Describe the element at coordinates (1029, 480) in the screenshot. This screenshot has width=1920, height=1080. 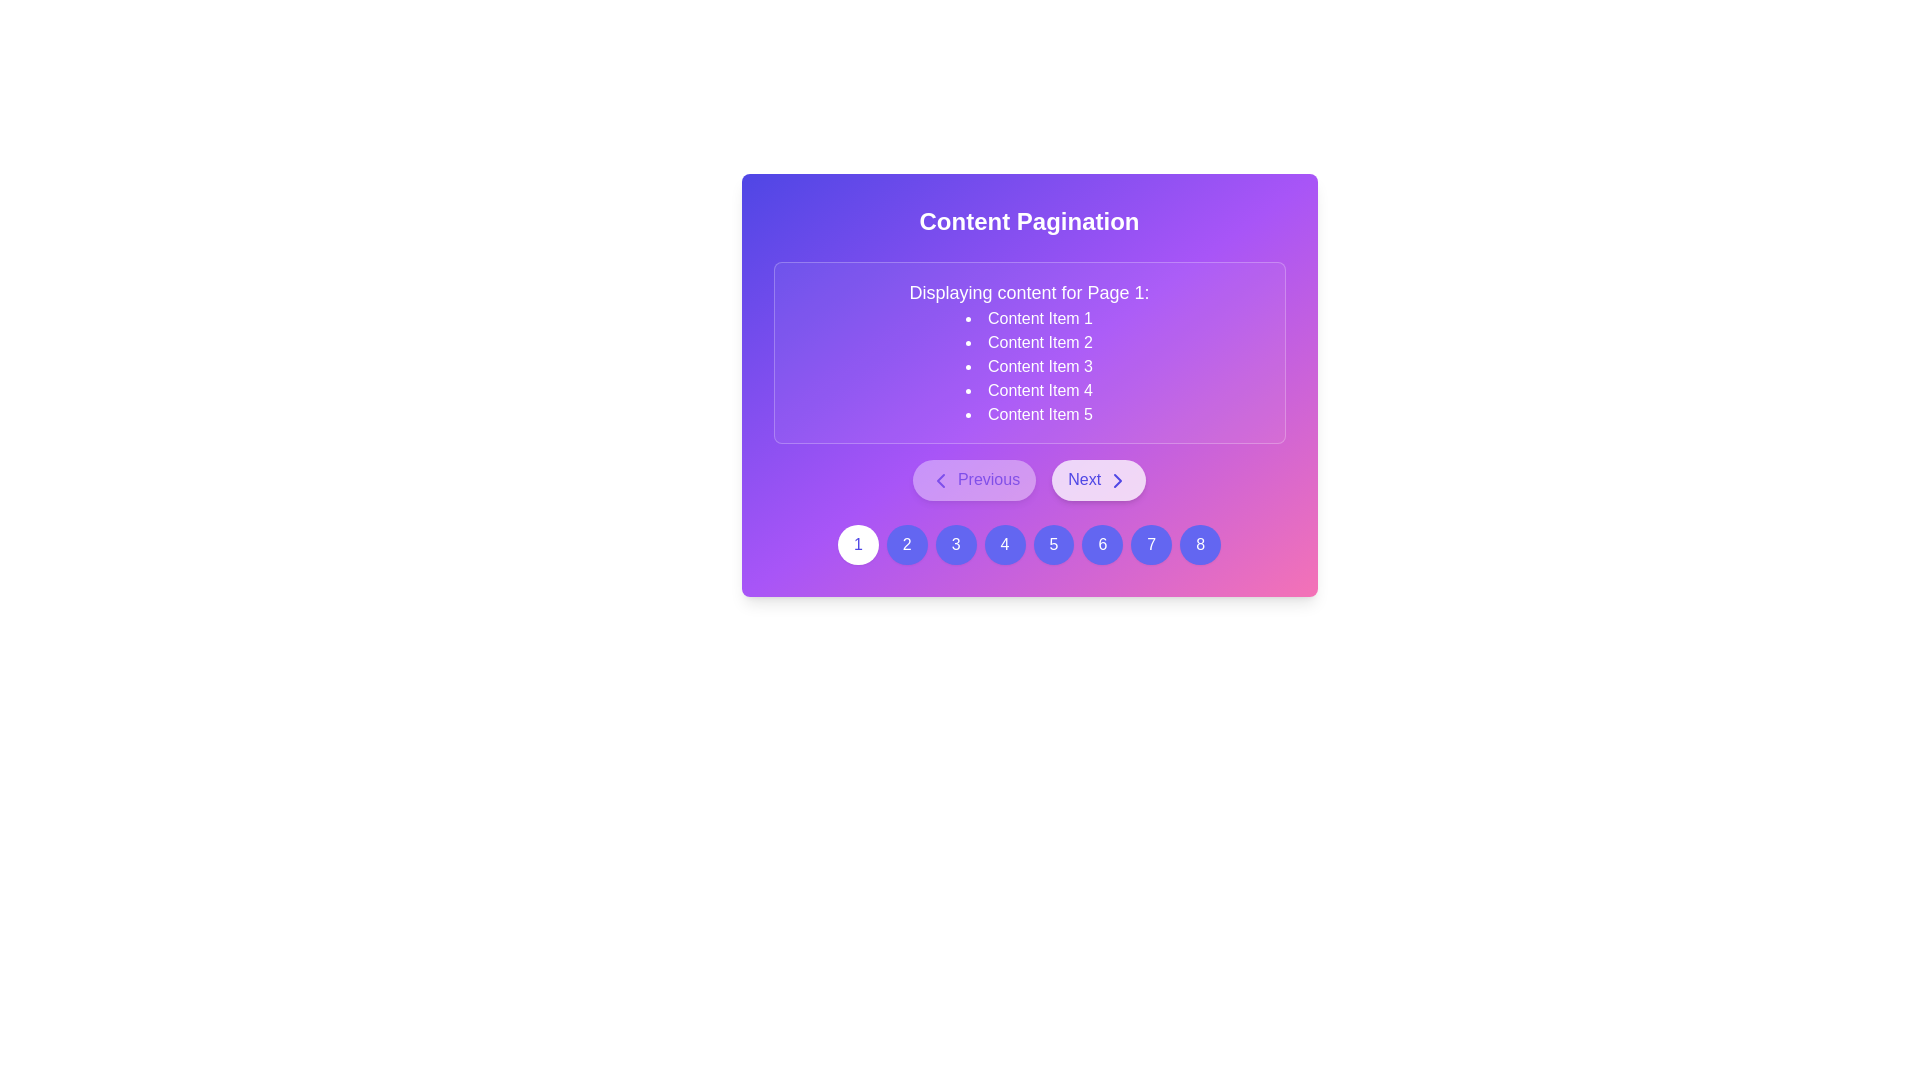
I see `the 'Next' button in the navigation component` at that location.